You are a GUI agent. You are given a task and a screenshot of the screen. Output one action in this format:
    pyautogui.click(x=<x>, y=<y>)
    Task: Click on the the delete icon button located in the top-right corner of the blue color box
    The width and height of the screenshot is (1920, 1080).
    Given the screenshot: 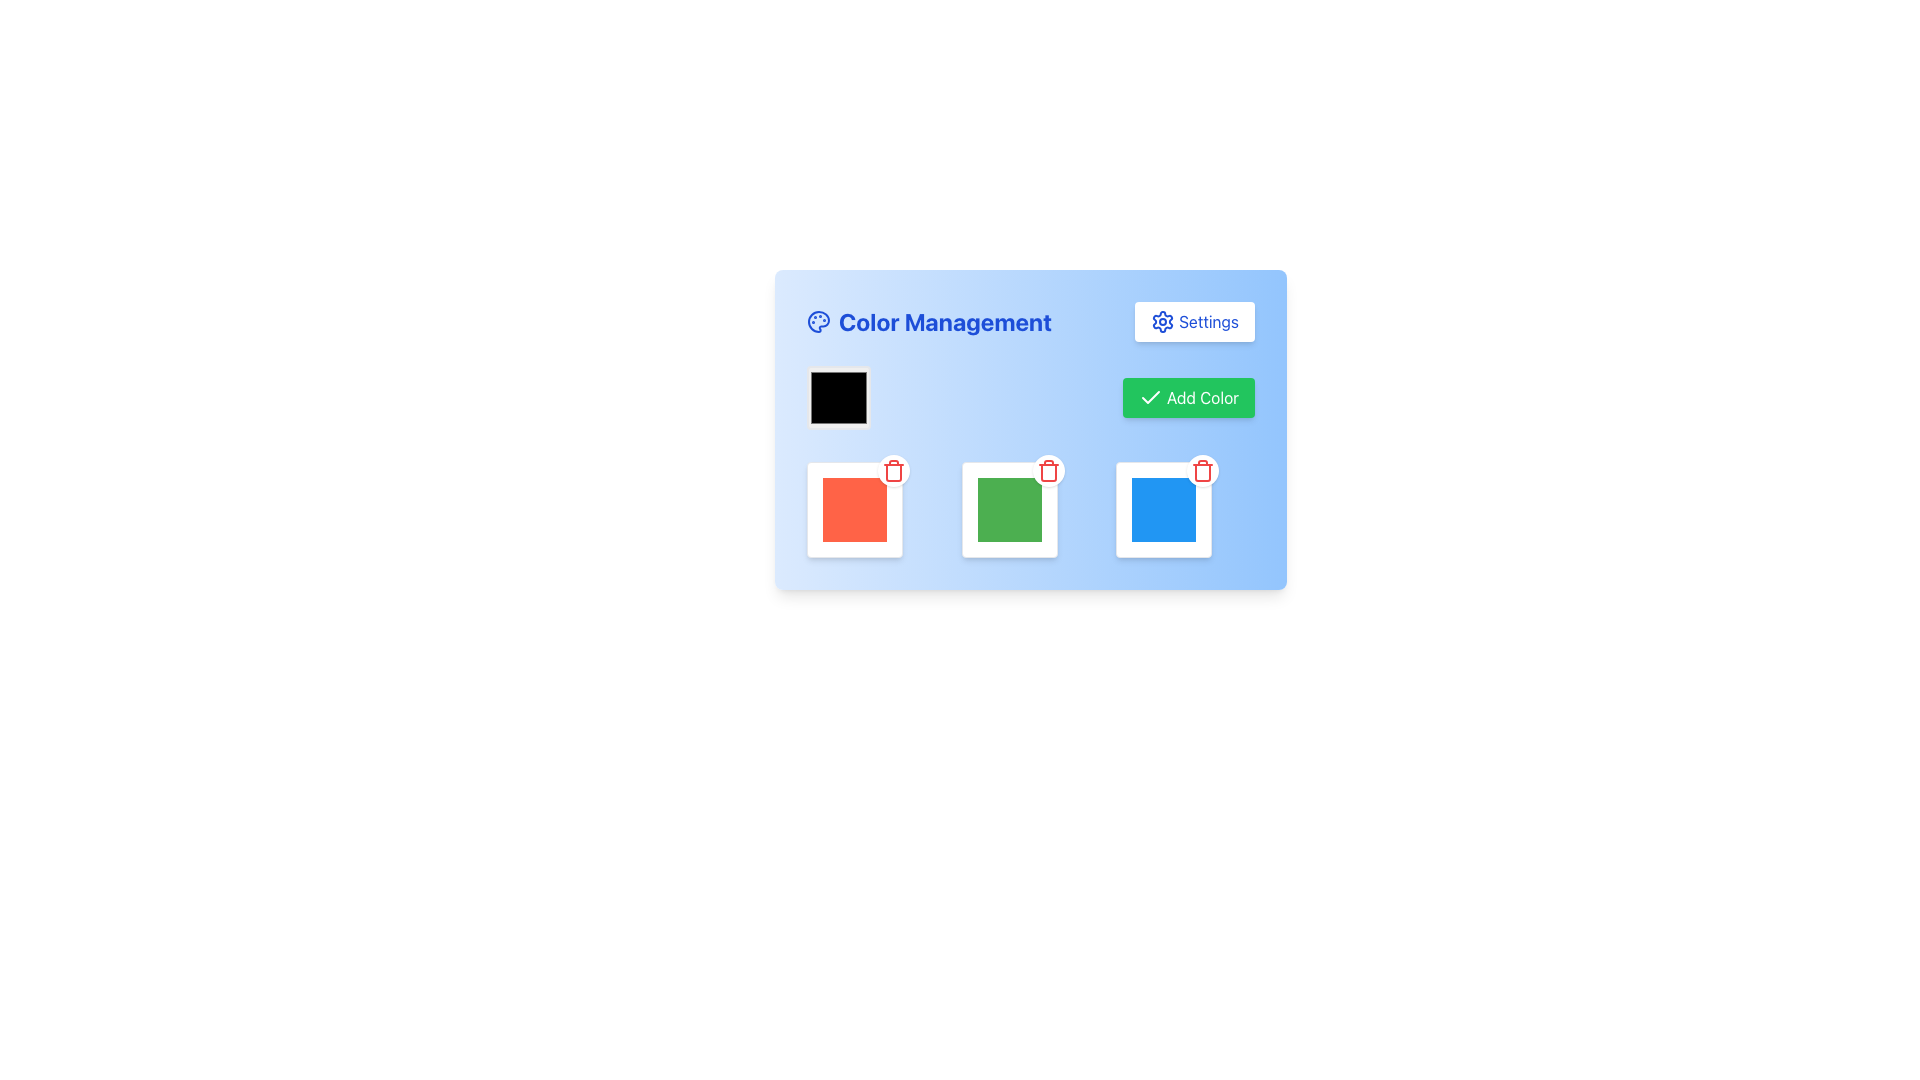 What is the action you would take?
    pyautogui.click(x=1202, y=470)
    